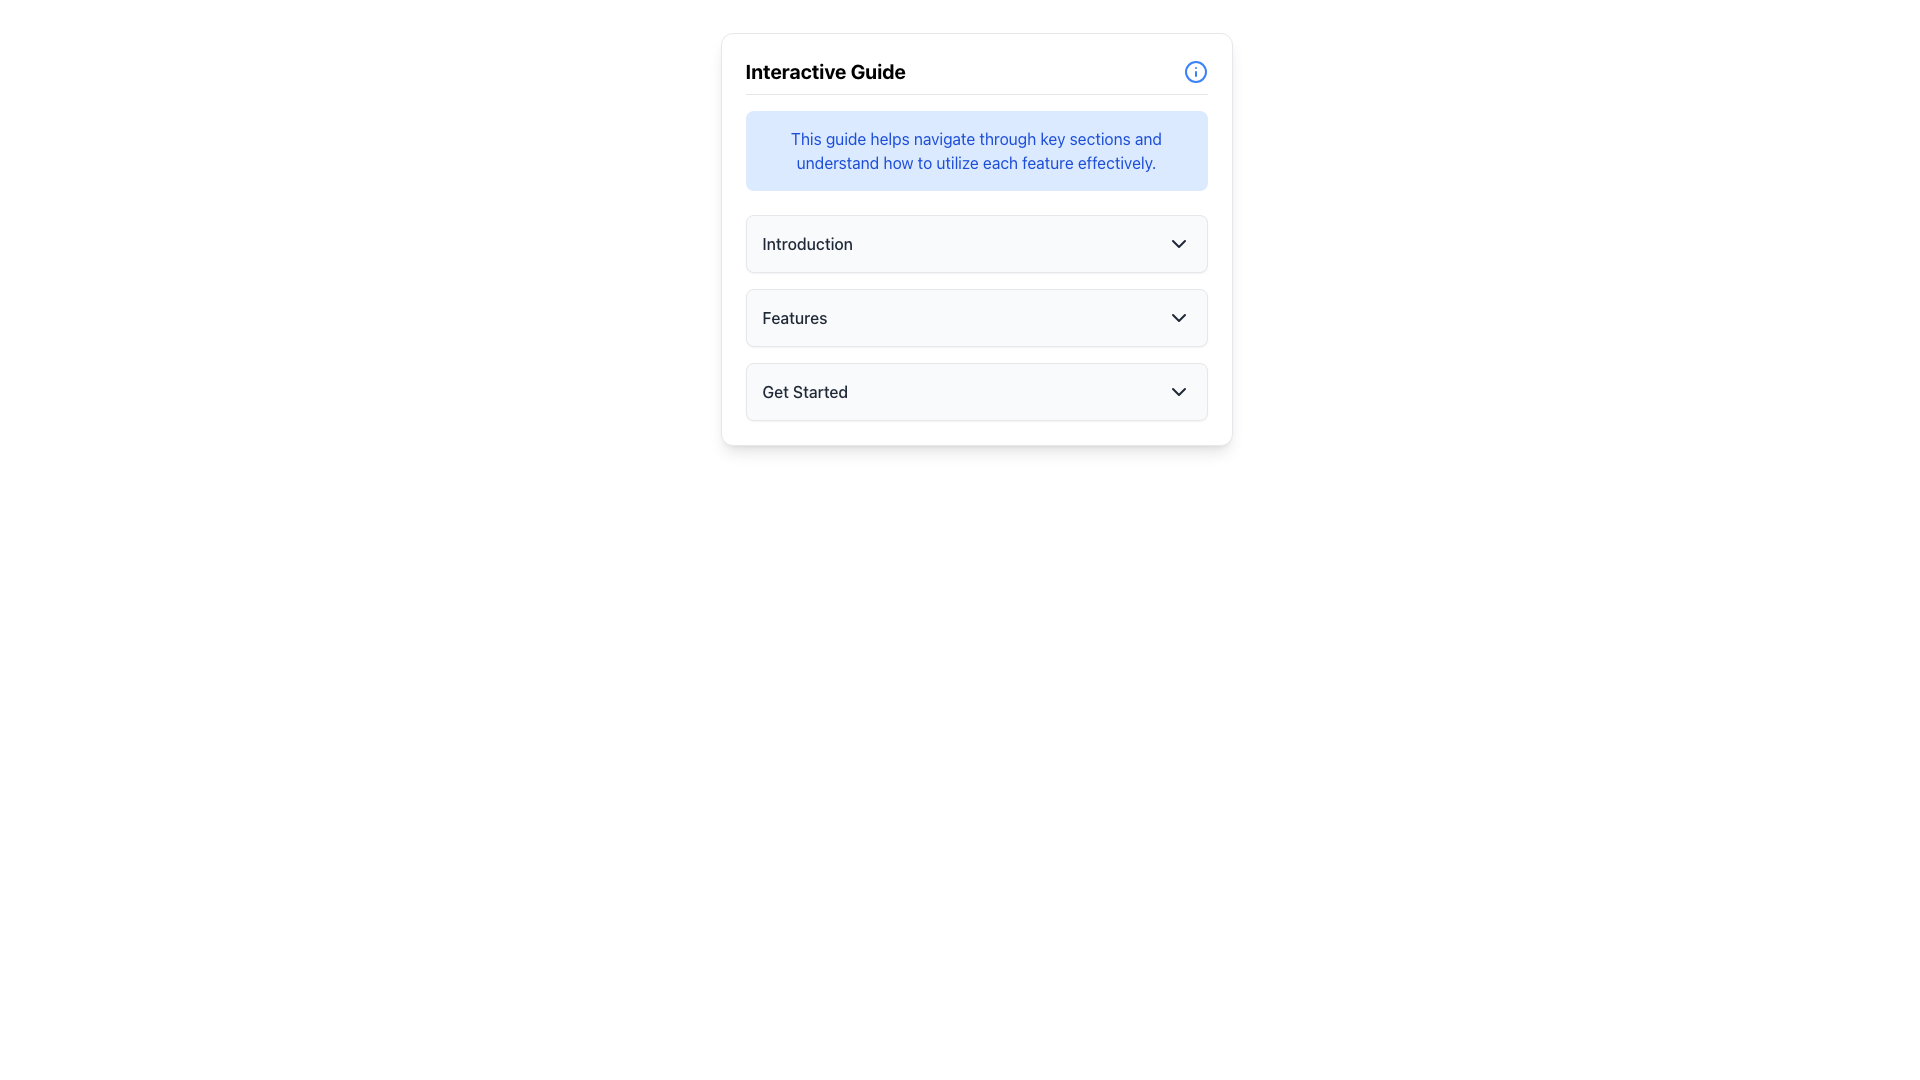 The height and width of the screenshot is (1080, 1920). What do you see at coordinates (1195, 71) in the screenshot?
I see `the informational/help icon located in the top-right corner of the 'Interactive Guide' card` at bounding box center [1195, 71].